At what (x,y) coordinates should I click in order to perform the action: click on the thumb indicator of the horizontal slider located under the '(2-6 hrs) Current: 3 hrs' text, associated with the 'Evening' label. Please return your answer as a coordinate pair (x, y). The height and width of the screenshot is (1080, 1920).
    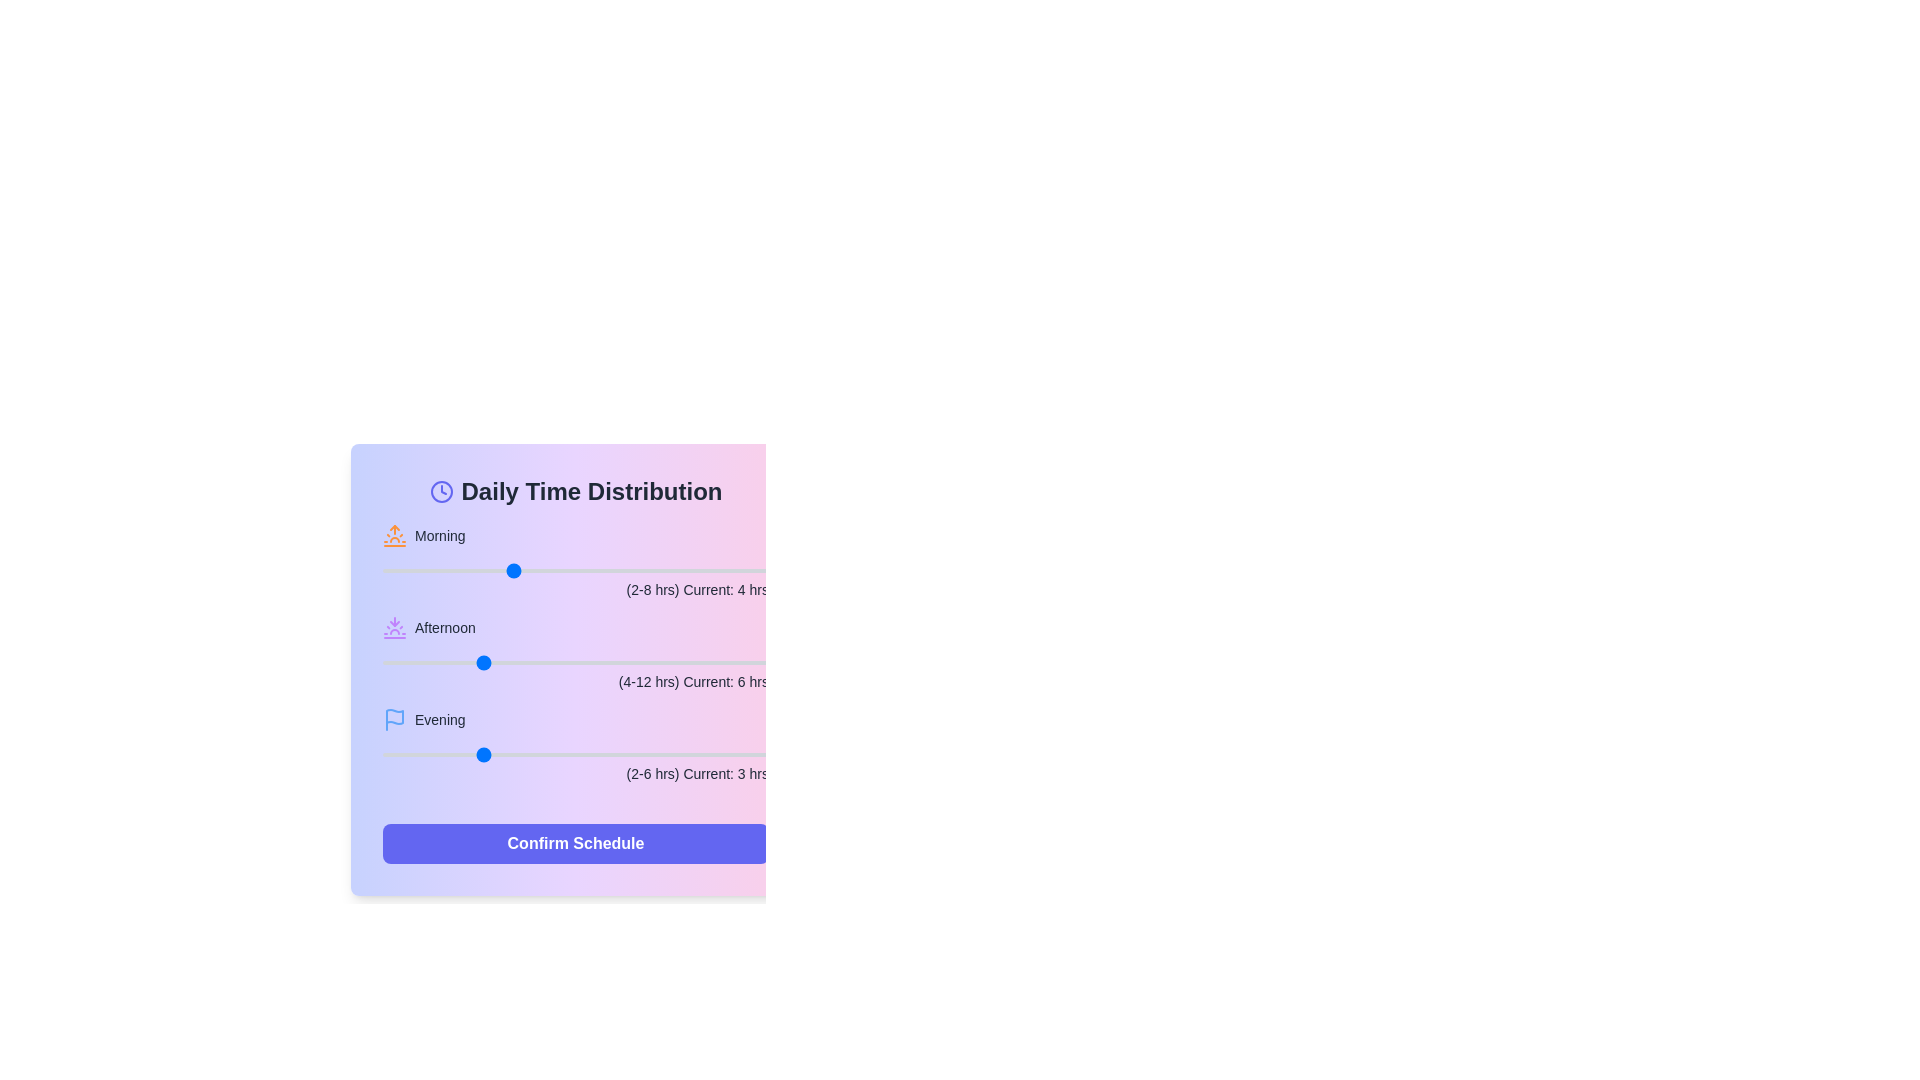
    Looking at the image, I should click on (575, 755).